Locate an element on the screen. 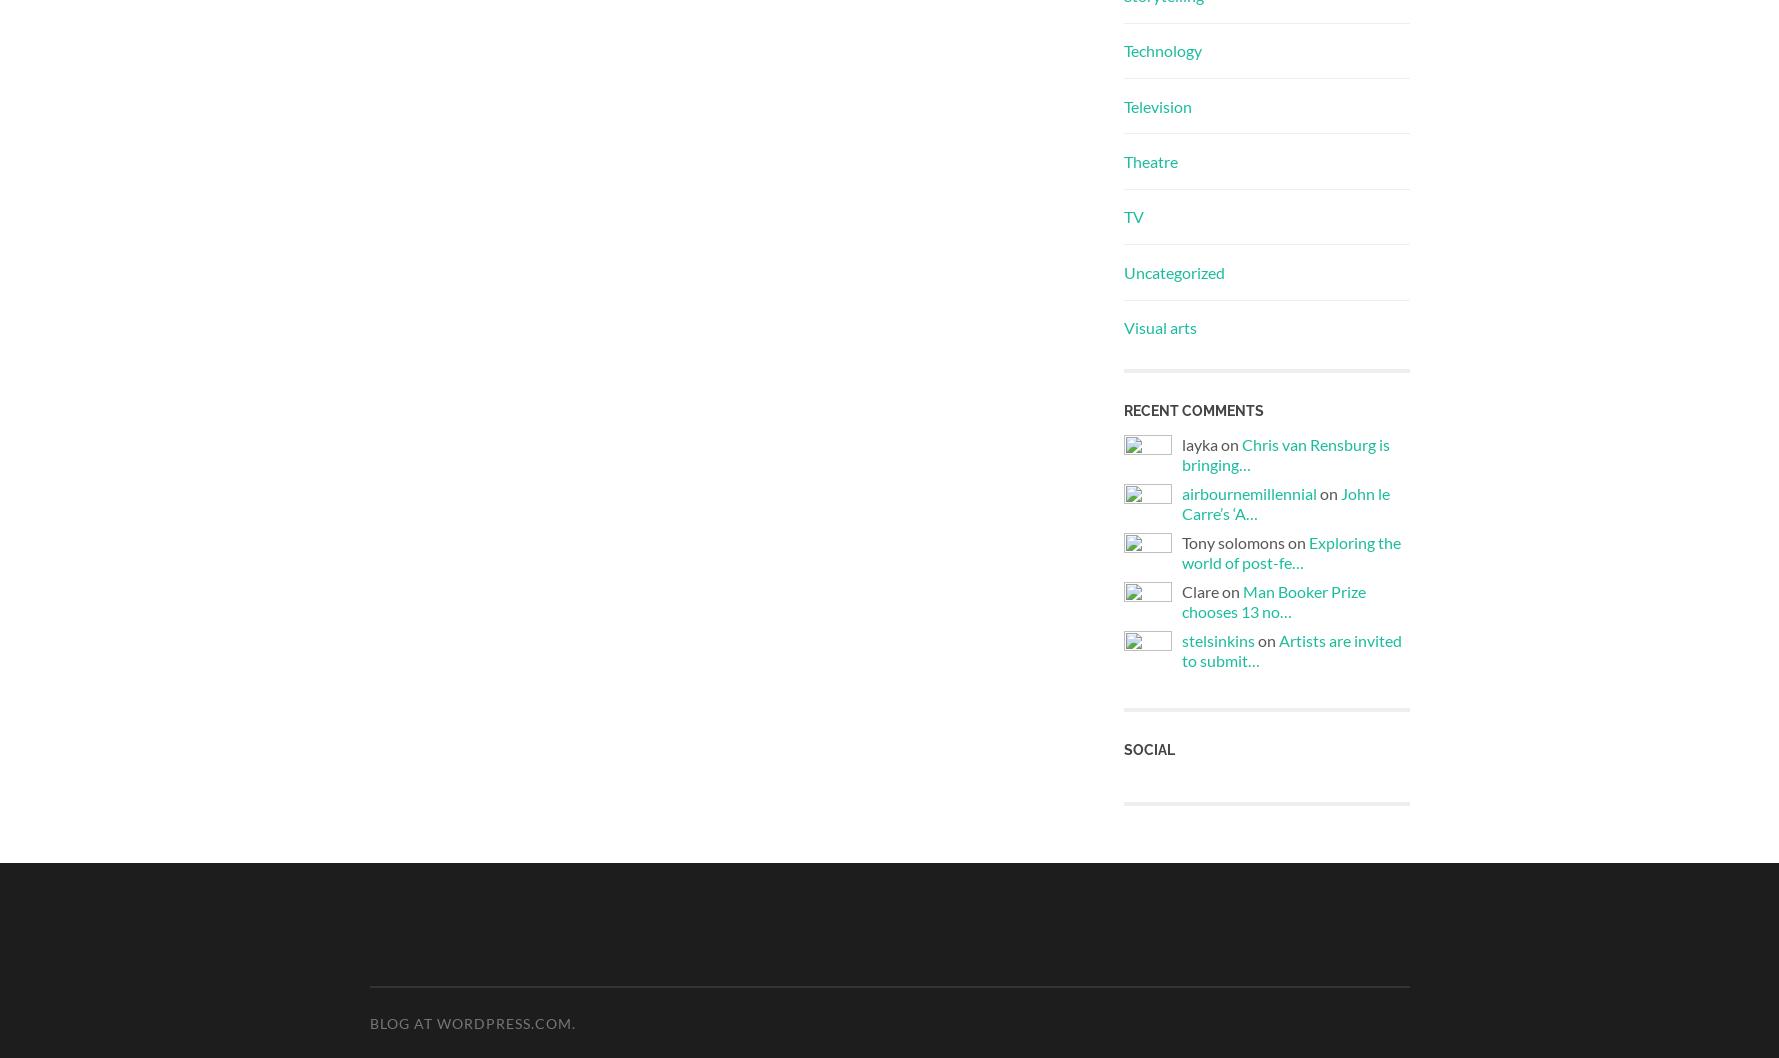 Image resolution: width=1779 pixels, height=1058 pixels. 'Visual arts' is located at coordinates (1159, 326).